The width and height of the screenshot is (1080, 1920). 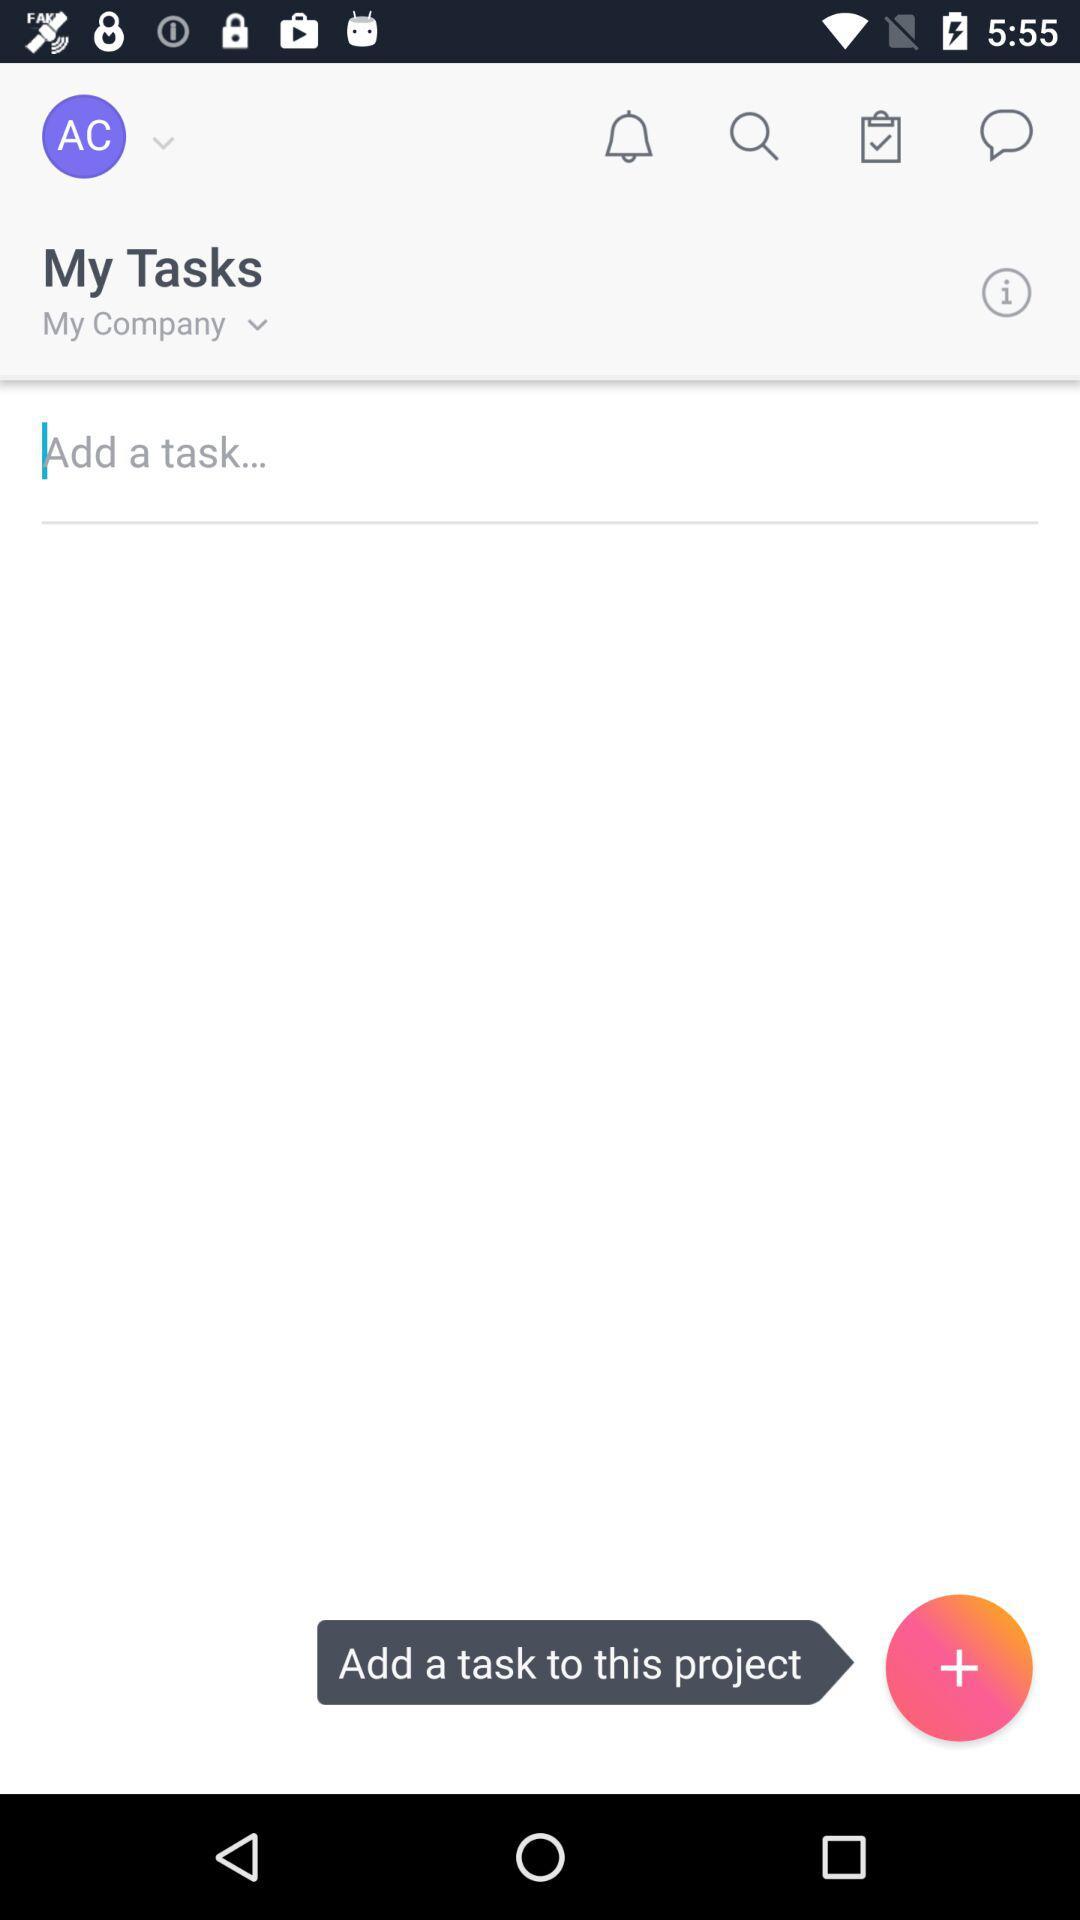 I want to click on the add icon, so click(x=958, y=1667).